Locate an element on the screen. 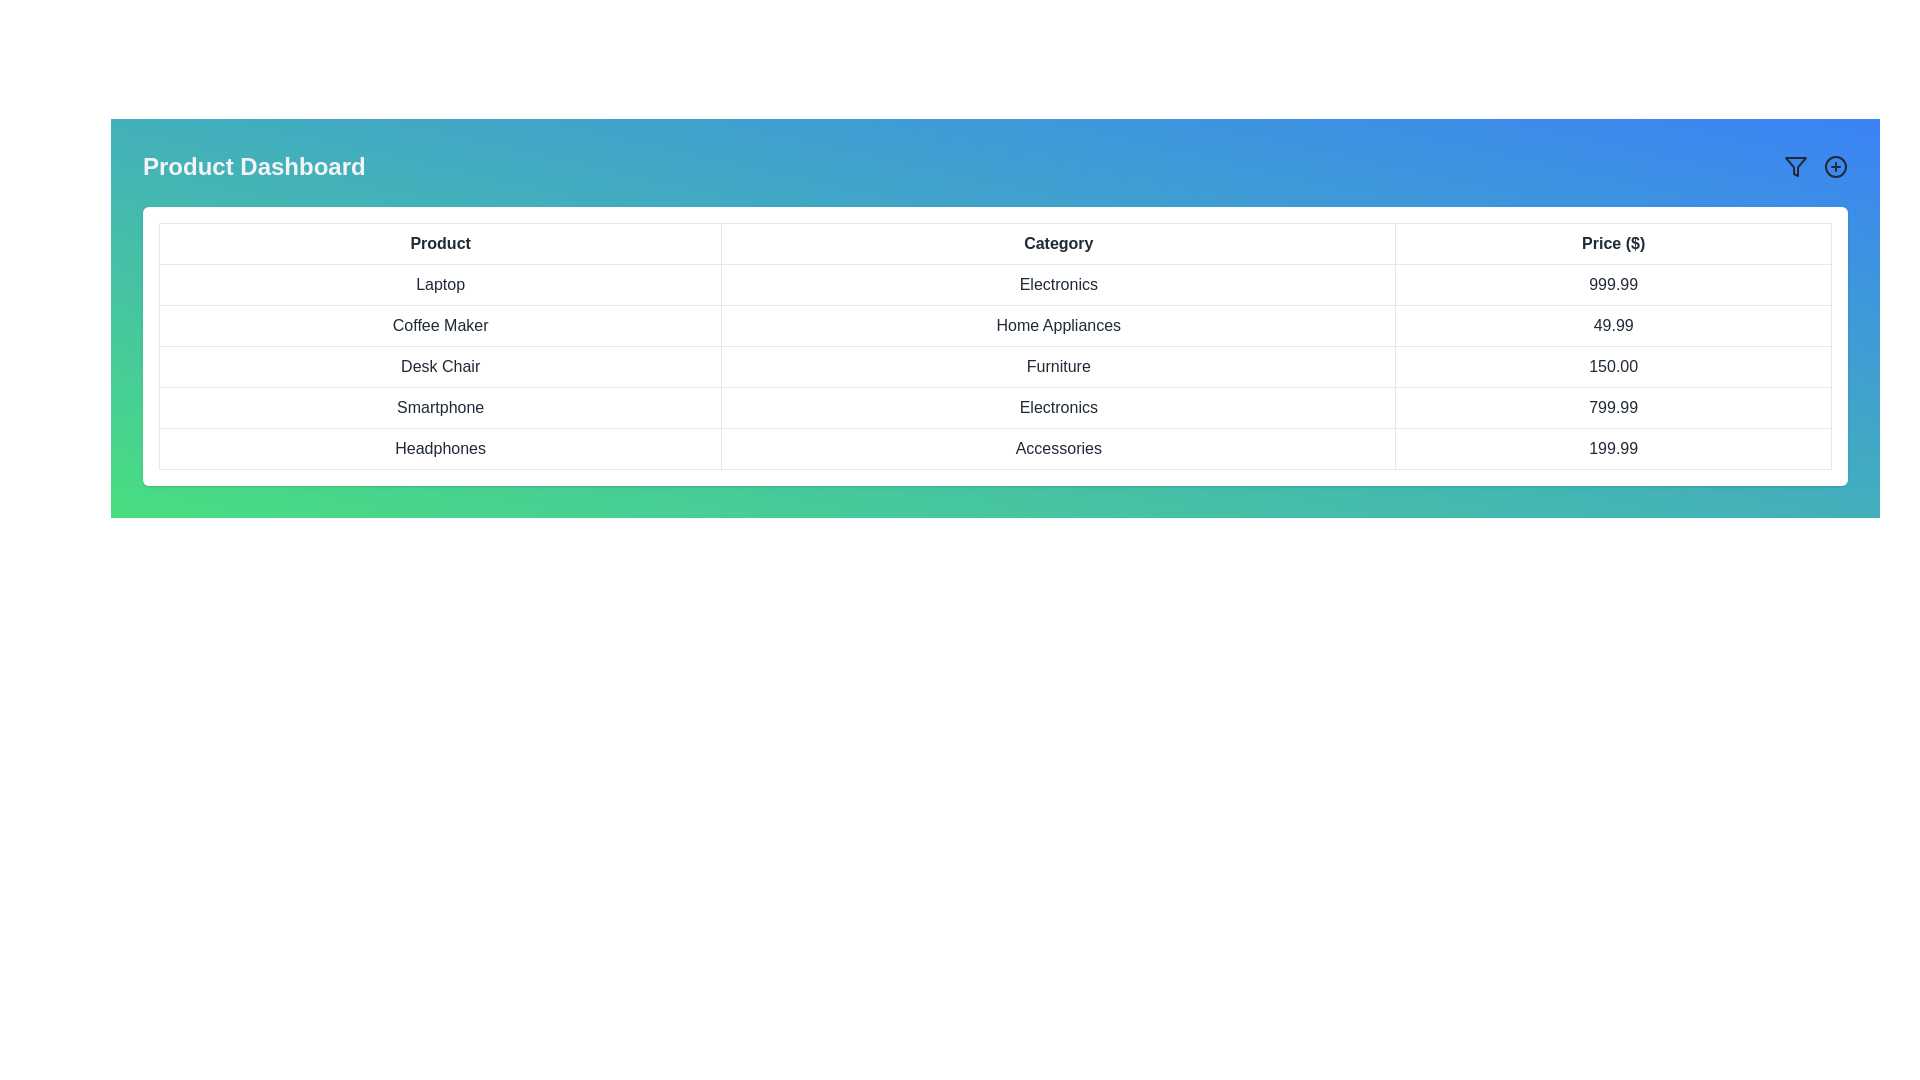 Image resolution: width=1920 pixels, height=1080 pixels. the text label element displaying 'Headphones', which is the last item in the 'Product' column of the data table, aligned leftwards is located at coordinates (439, 447).